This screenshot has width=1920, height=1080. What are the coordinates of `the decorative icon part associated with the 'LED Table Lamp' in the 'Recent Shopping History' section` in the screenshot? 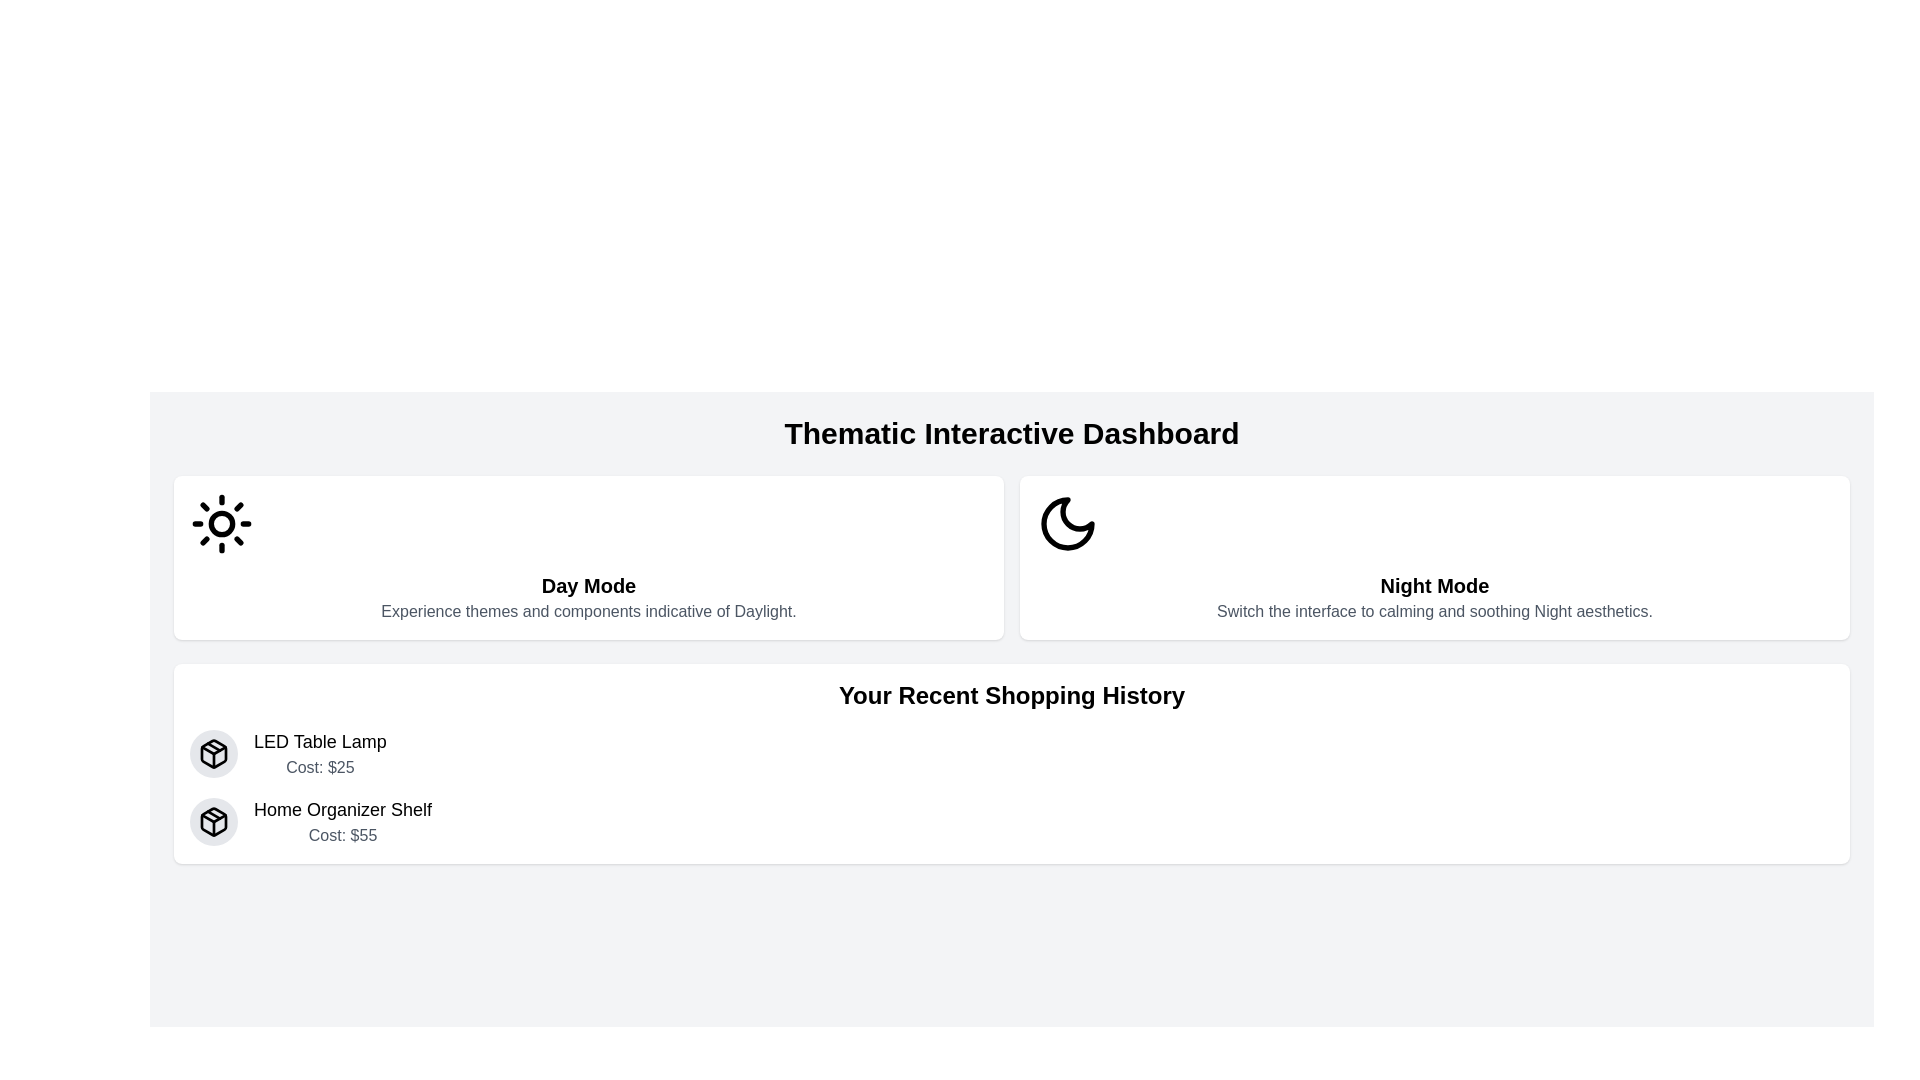 It's located at (214, 749).